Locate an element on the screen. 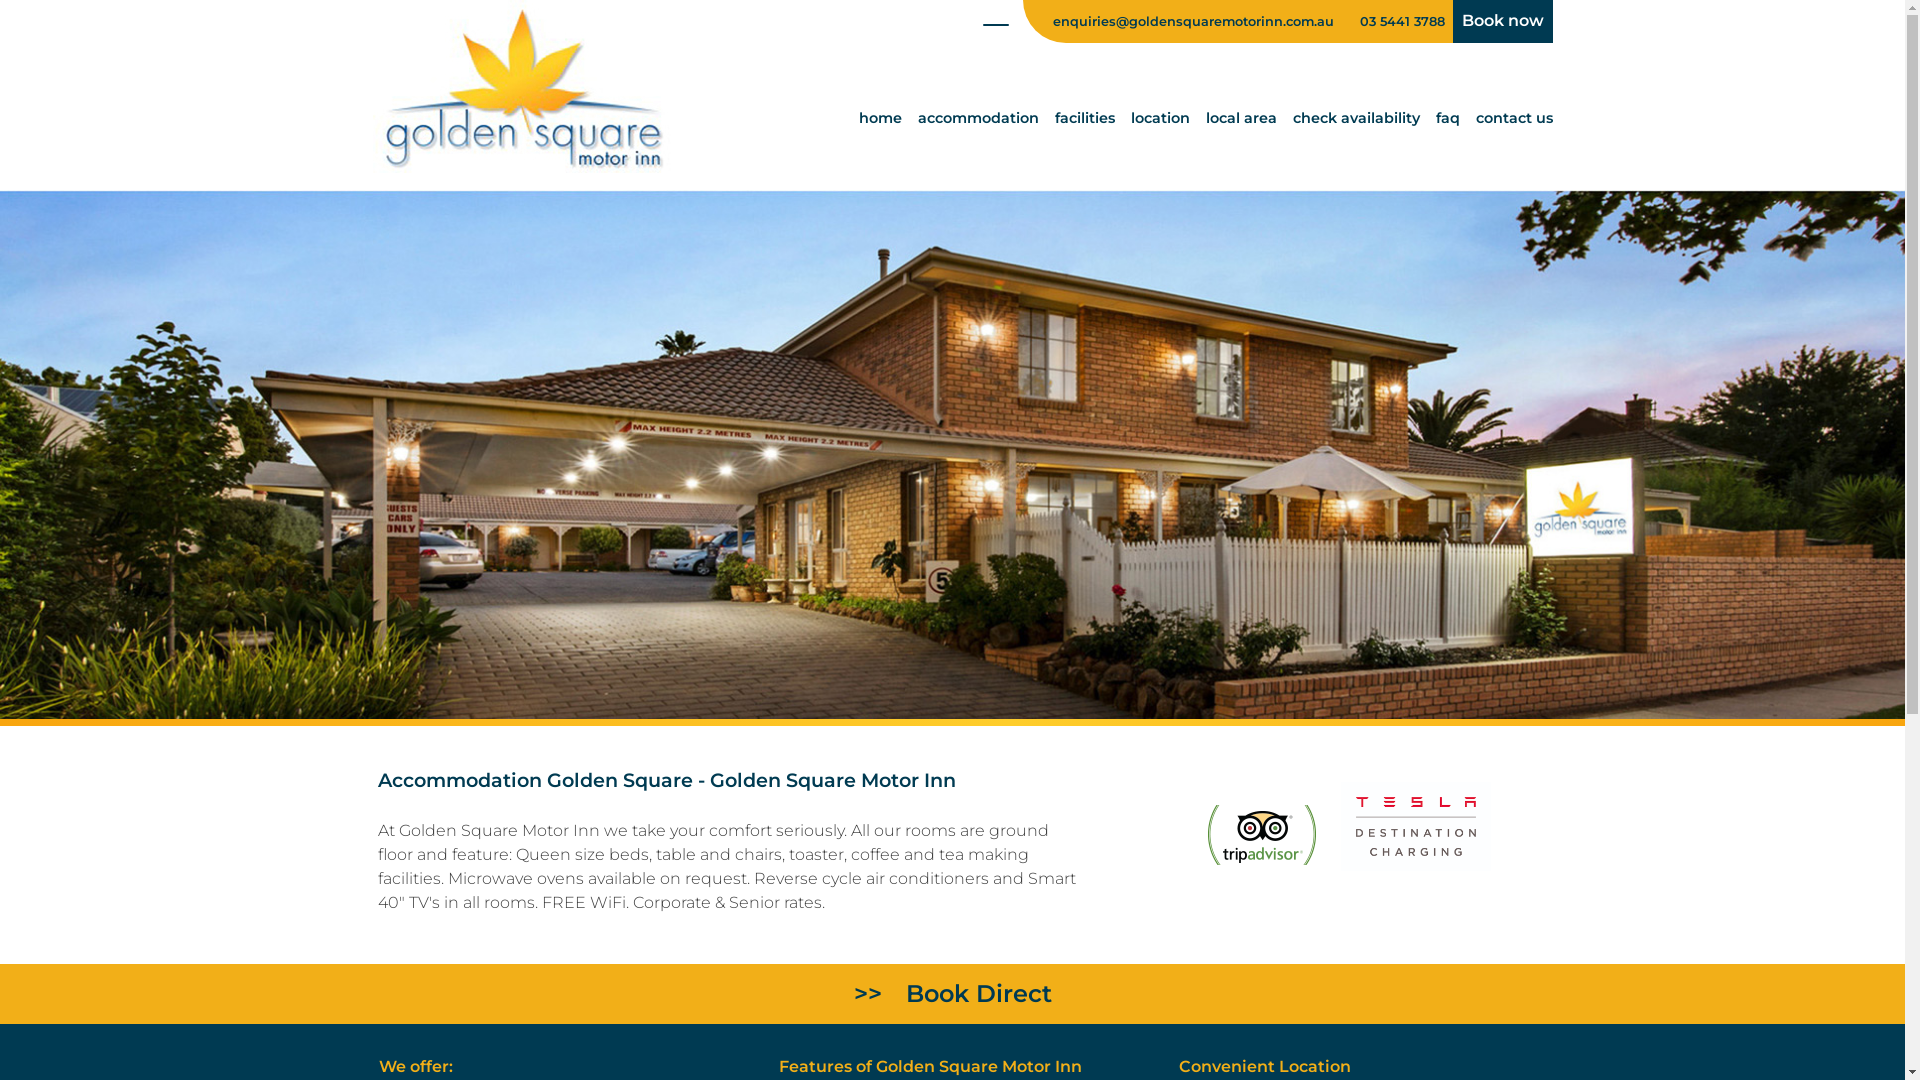  'Book Direct' is located at coordinates (950, 994).